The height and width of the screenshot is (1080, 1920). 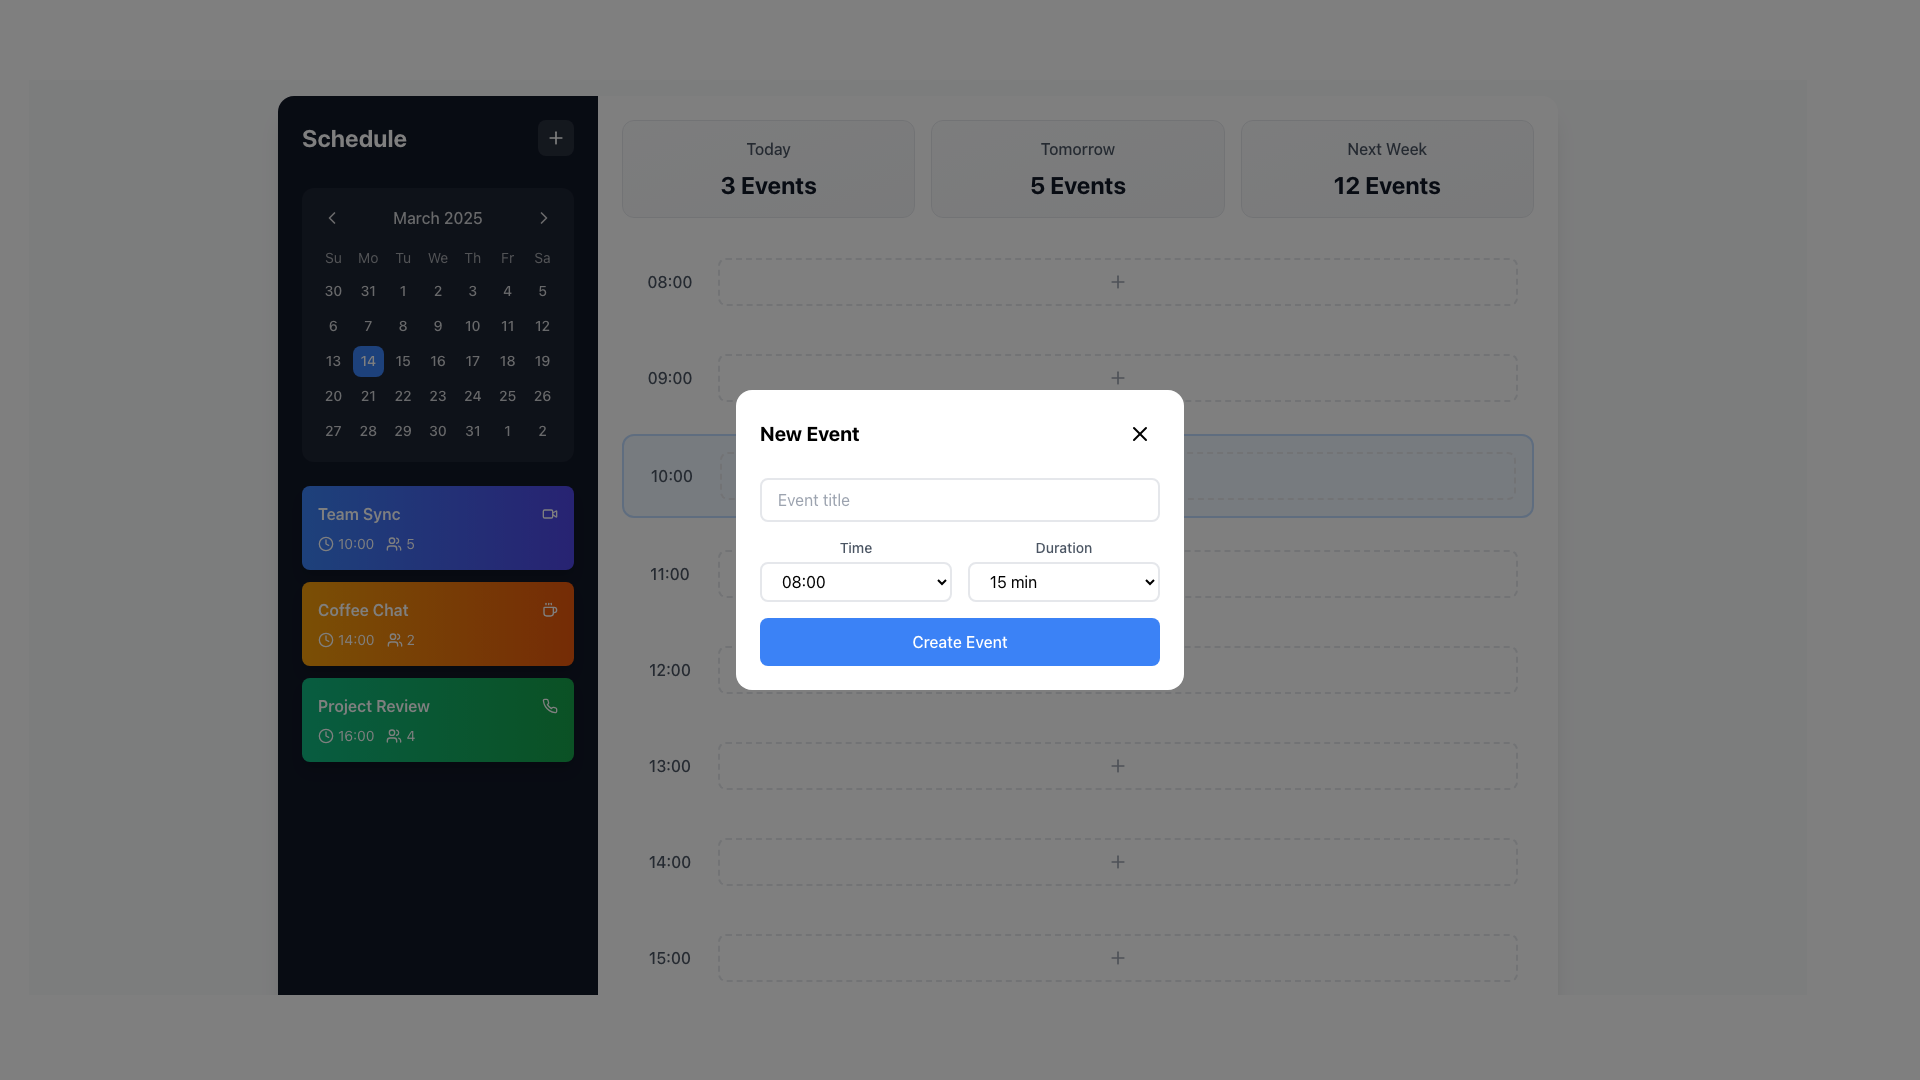 What do you see at coordinates (409, 736) in the screenshot?
I see `numeral '4' displayed in white font, which indicates the participant count in the calendar-style event interface next to the user group icon in the 'Project Review' event tile` at bounding box center [409, 736].